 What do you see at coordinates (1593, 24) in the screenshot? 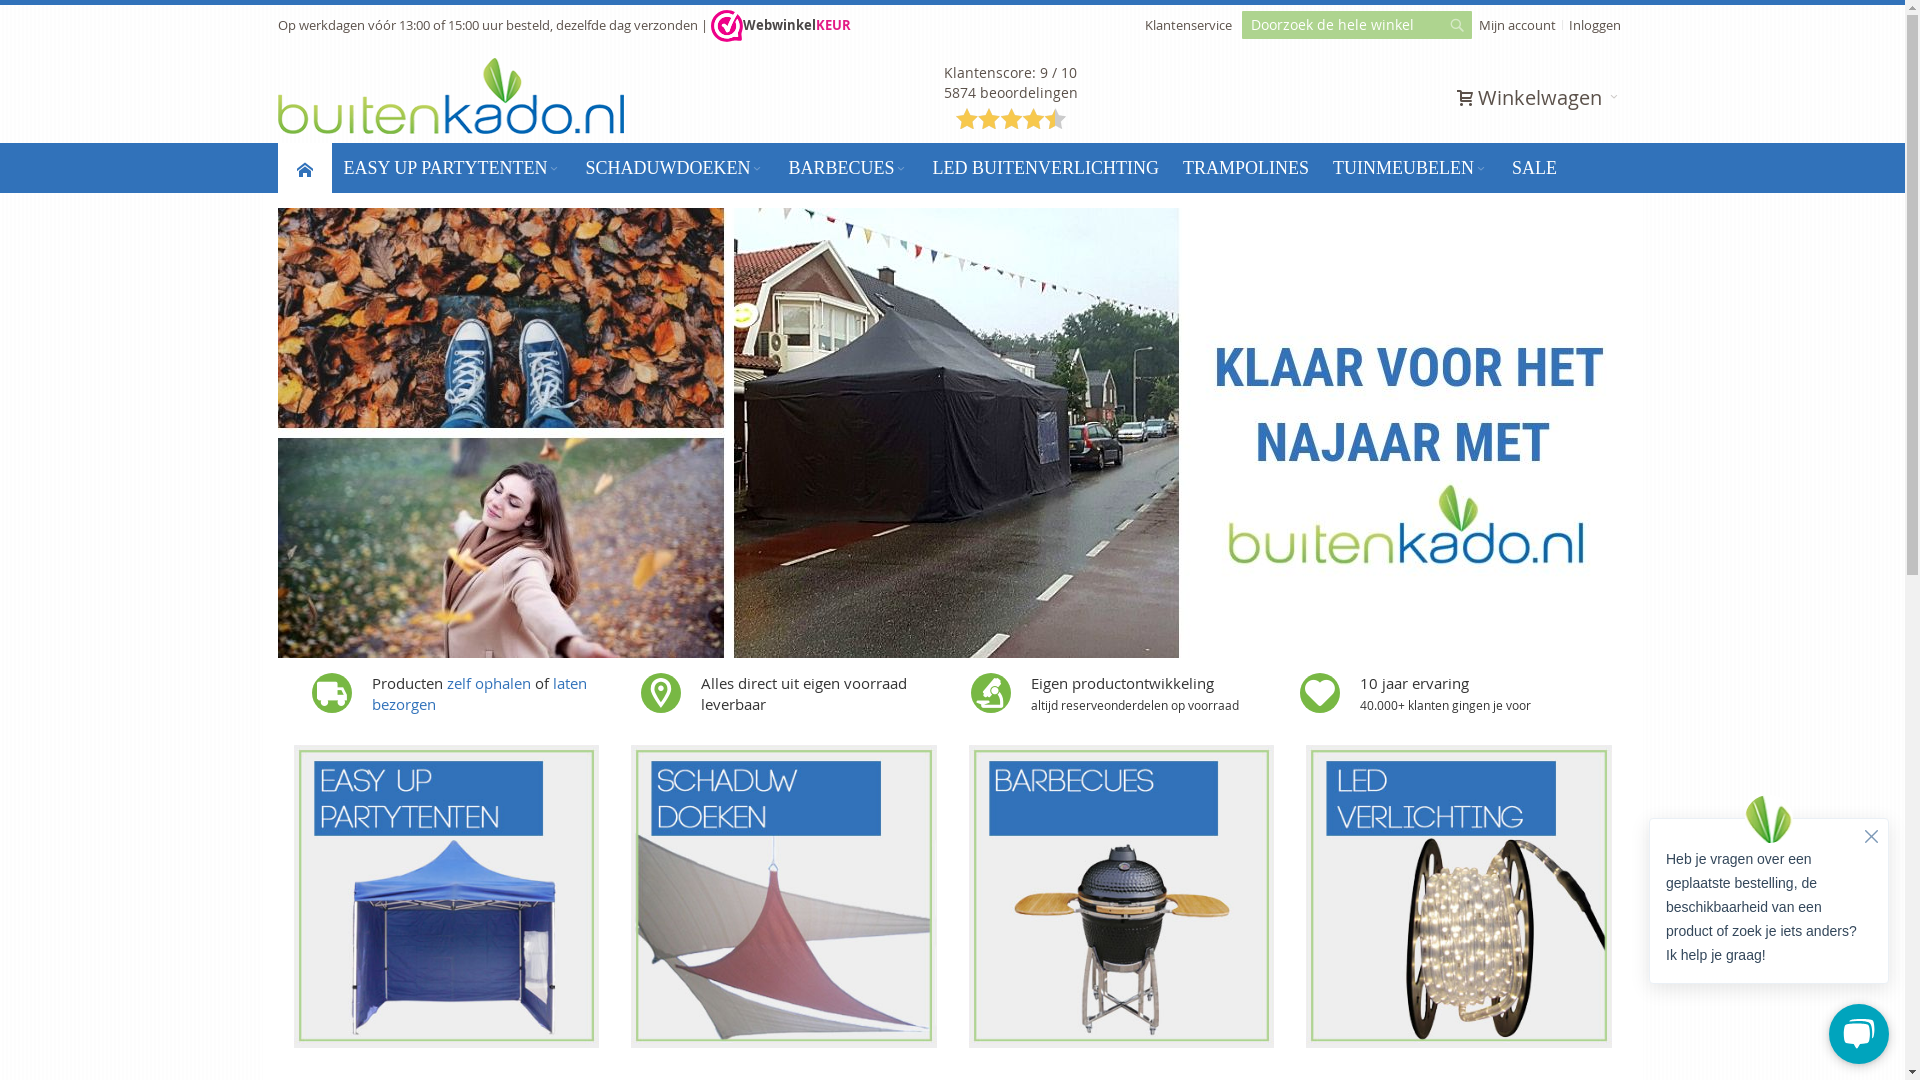
I see `'Inloggen'` at bounding box center [1593, 24].